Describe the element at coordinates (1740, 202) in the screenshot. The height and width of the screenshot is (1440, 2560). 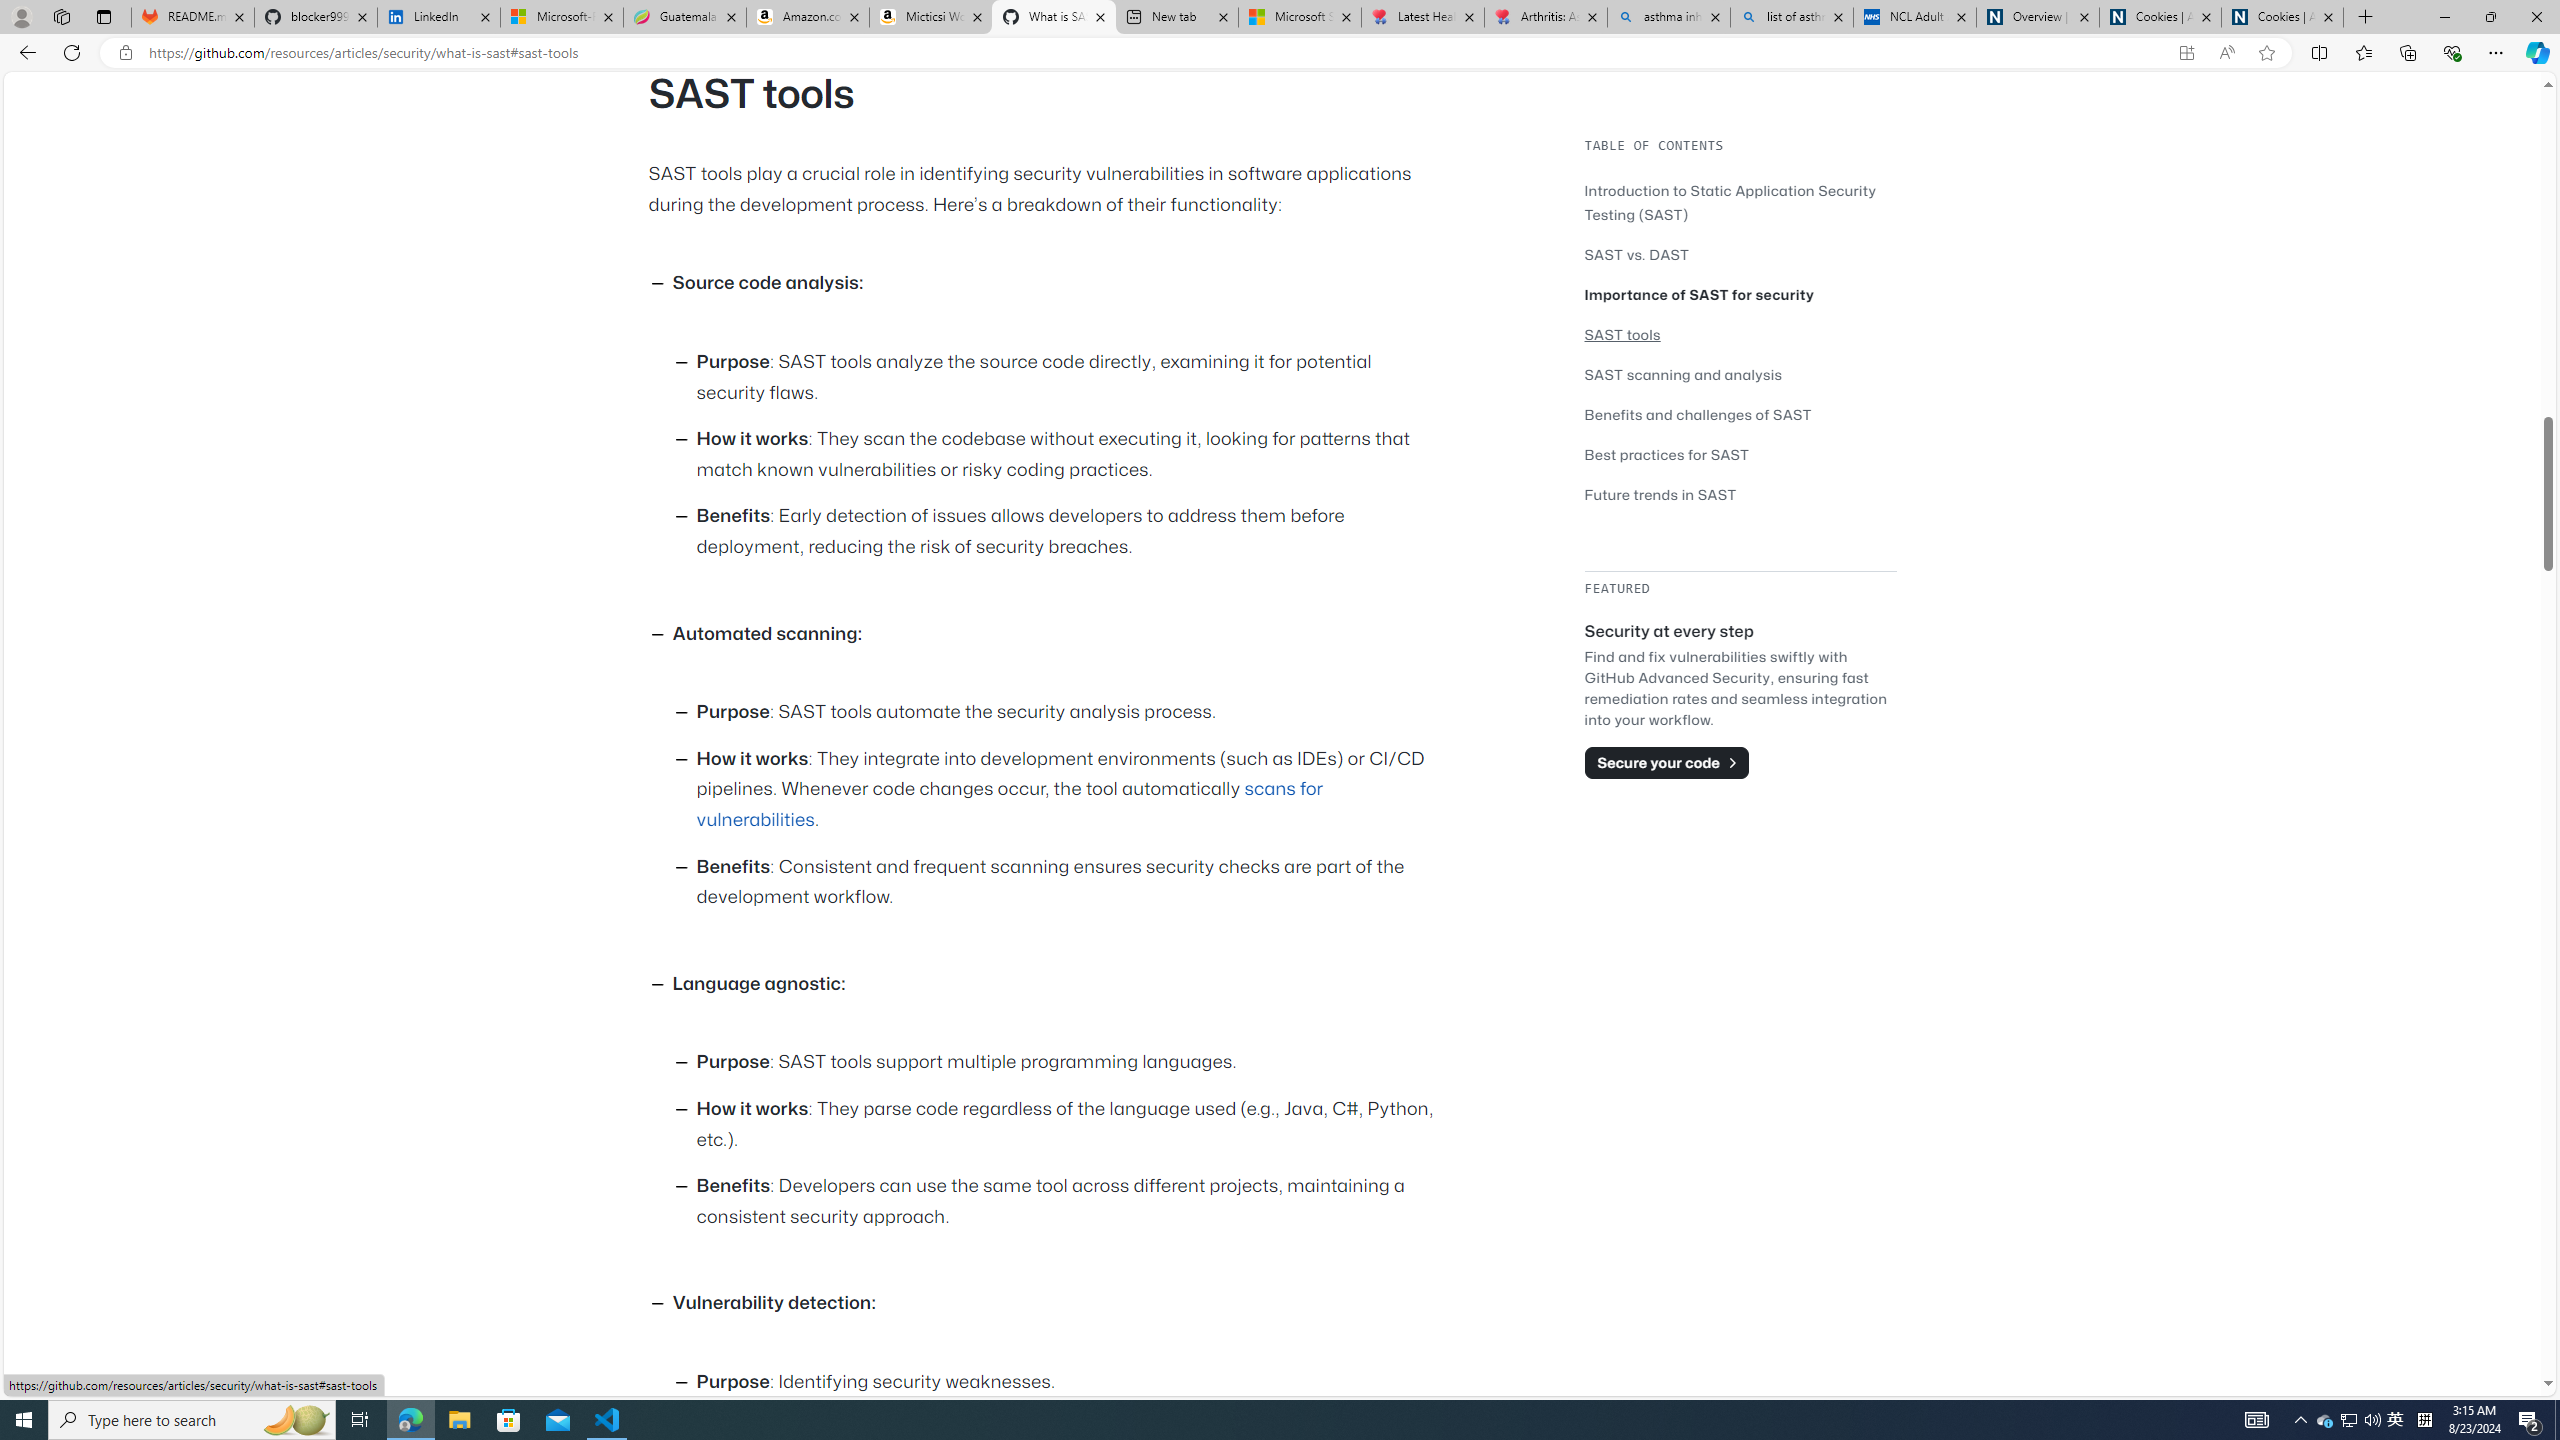
I see `'Introduction to Static Application Security Testing (SAST)'` at that location.